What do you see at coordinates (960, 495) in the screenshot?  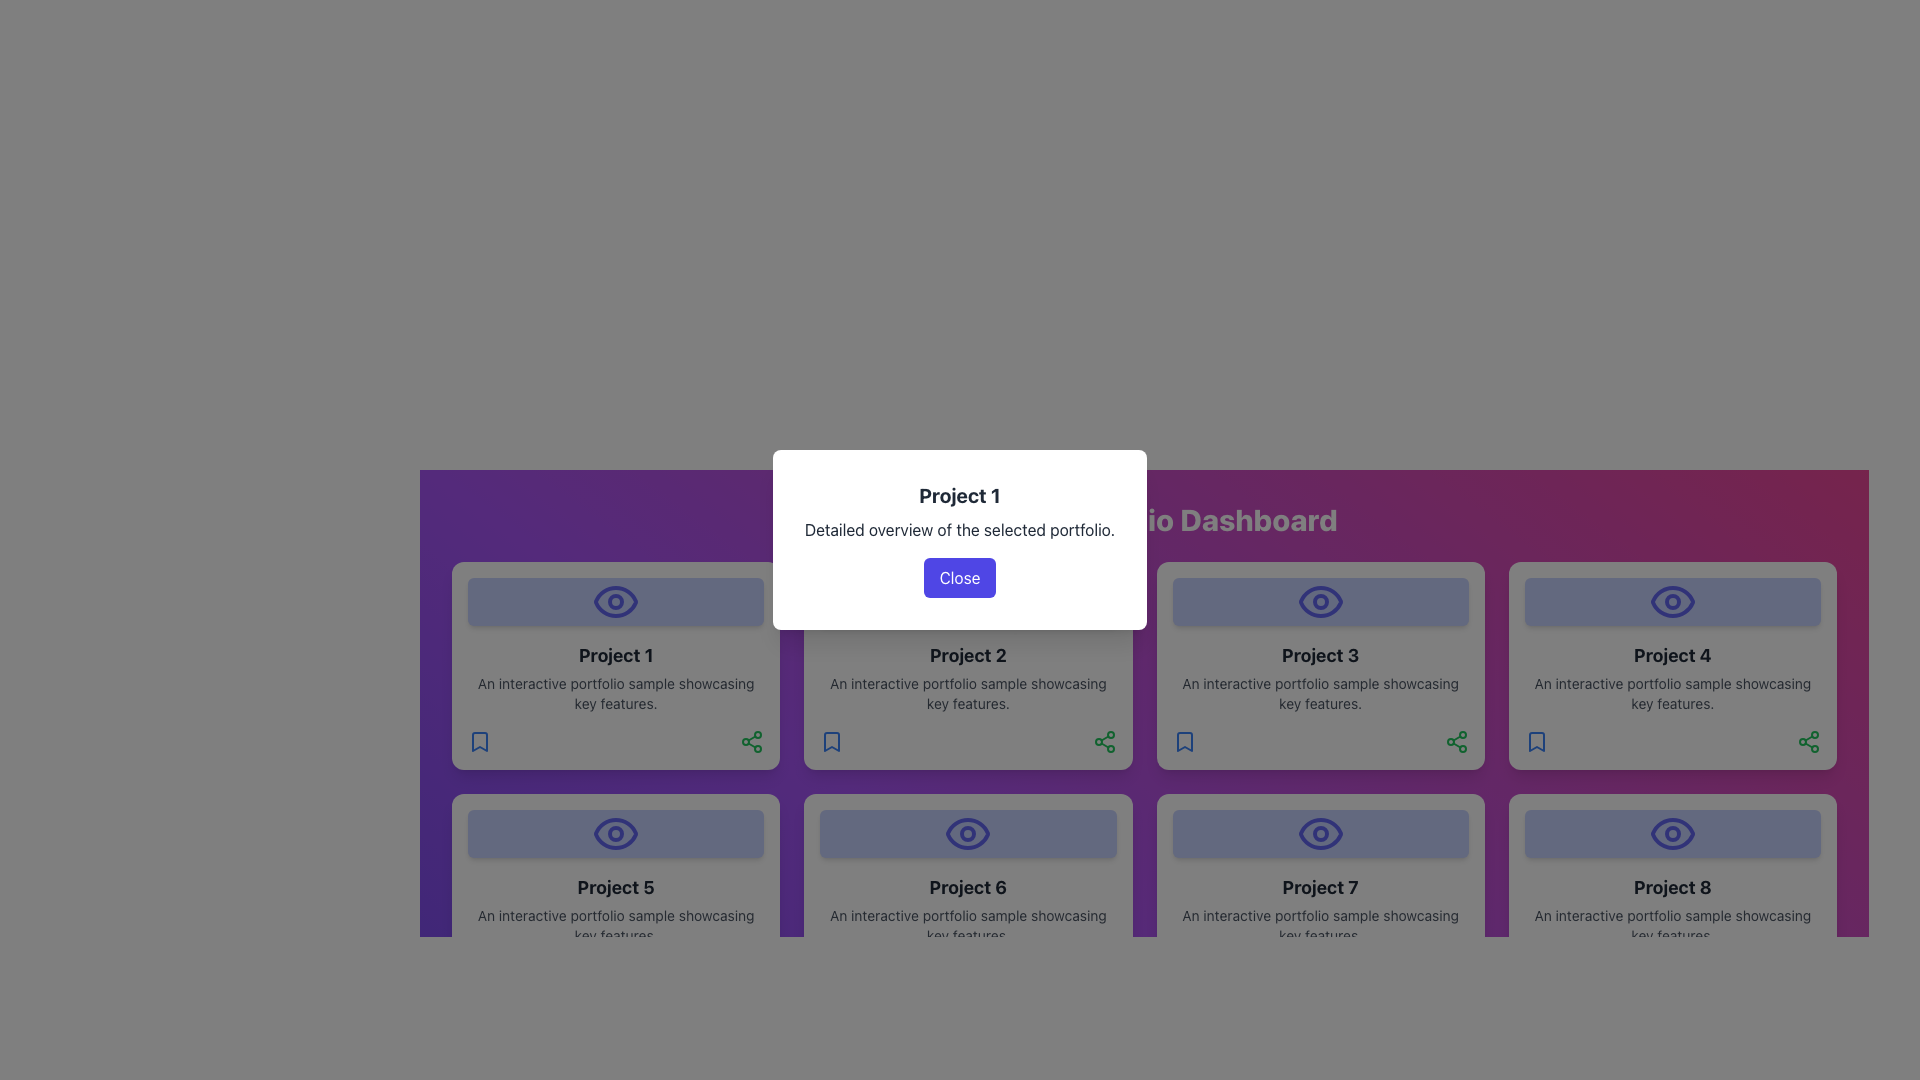 I see `the title text label displaying 'Project 1' which is styled in bold` at bounding box center [960, 495].